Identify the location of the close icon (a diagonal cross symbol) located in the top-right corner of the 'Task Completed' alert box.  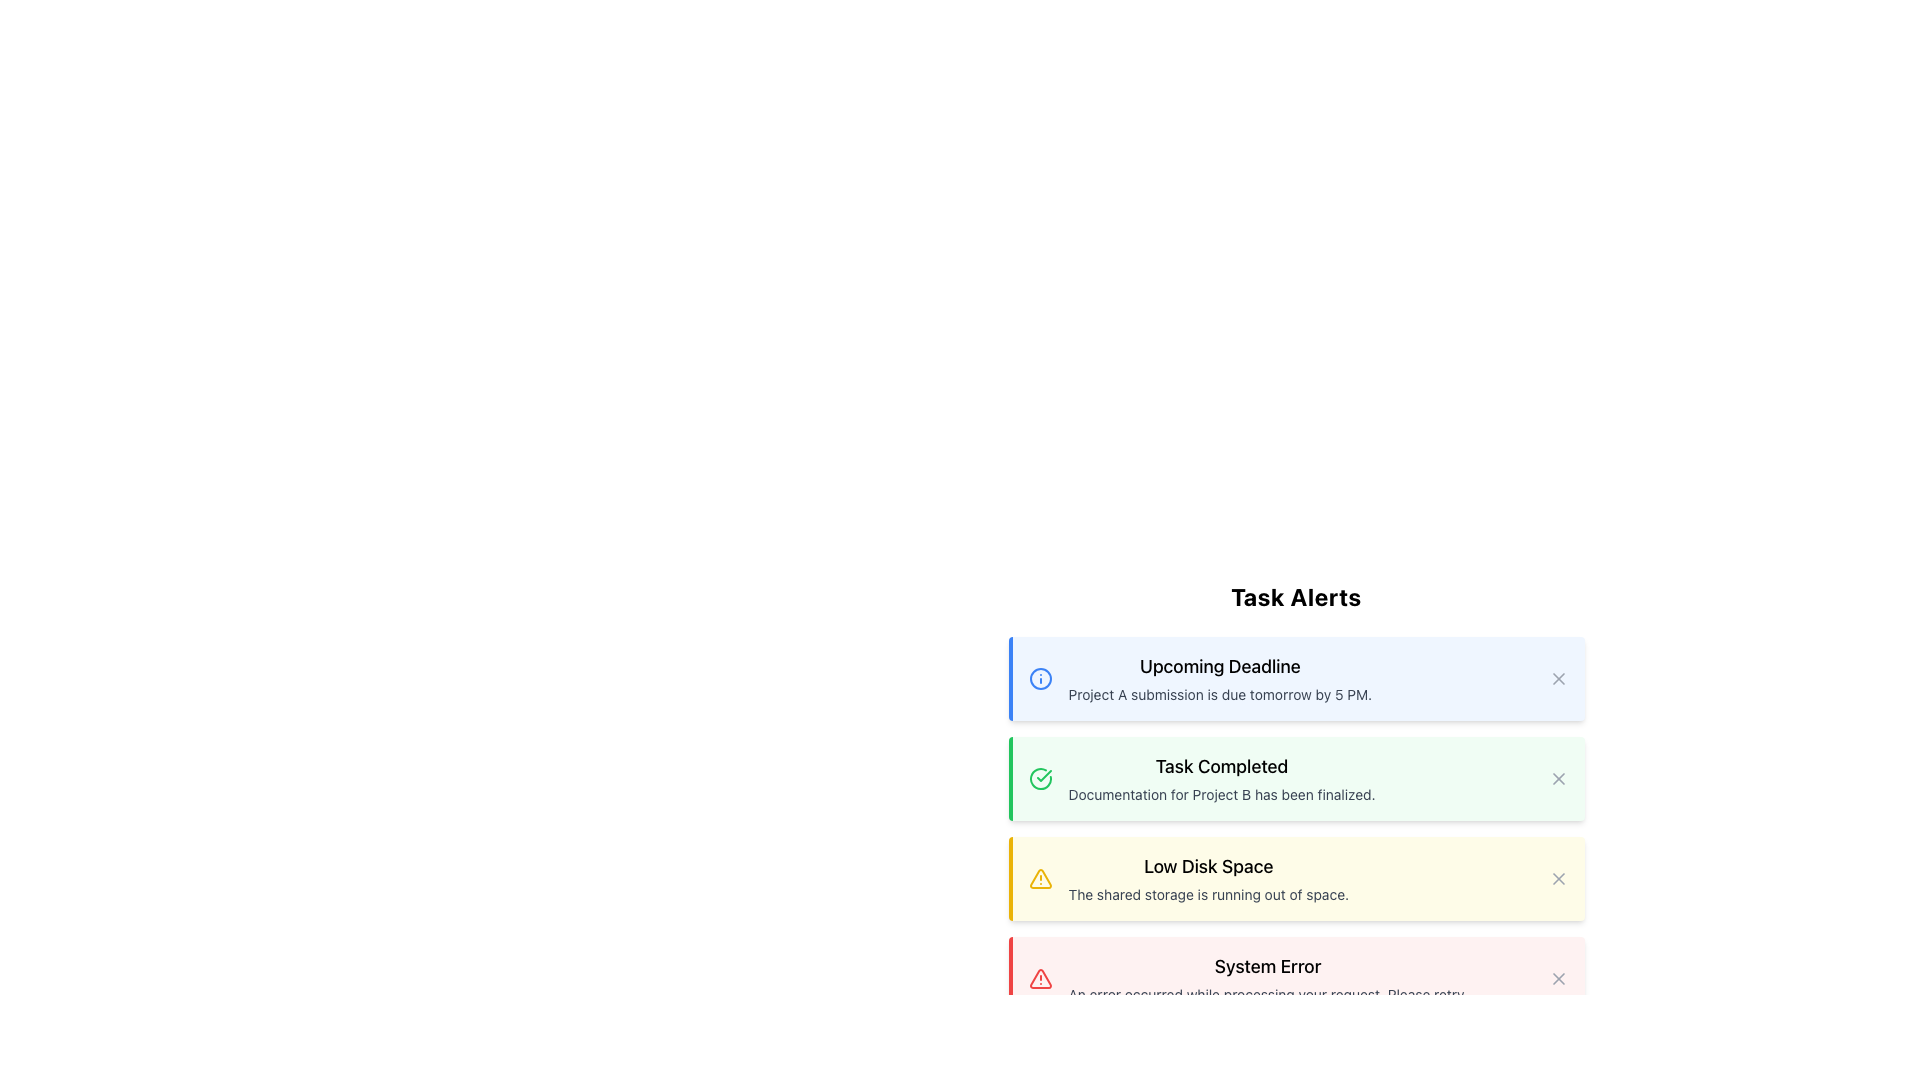
(1557, 778).